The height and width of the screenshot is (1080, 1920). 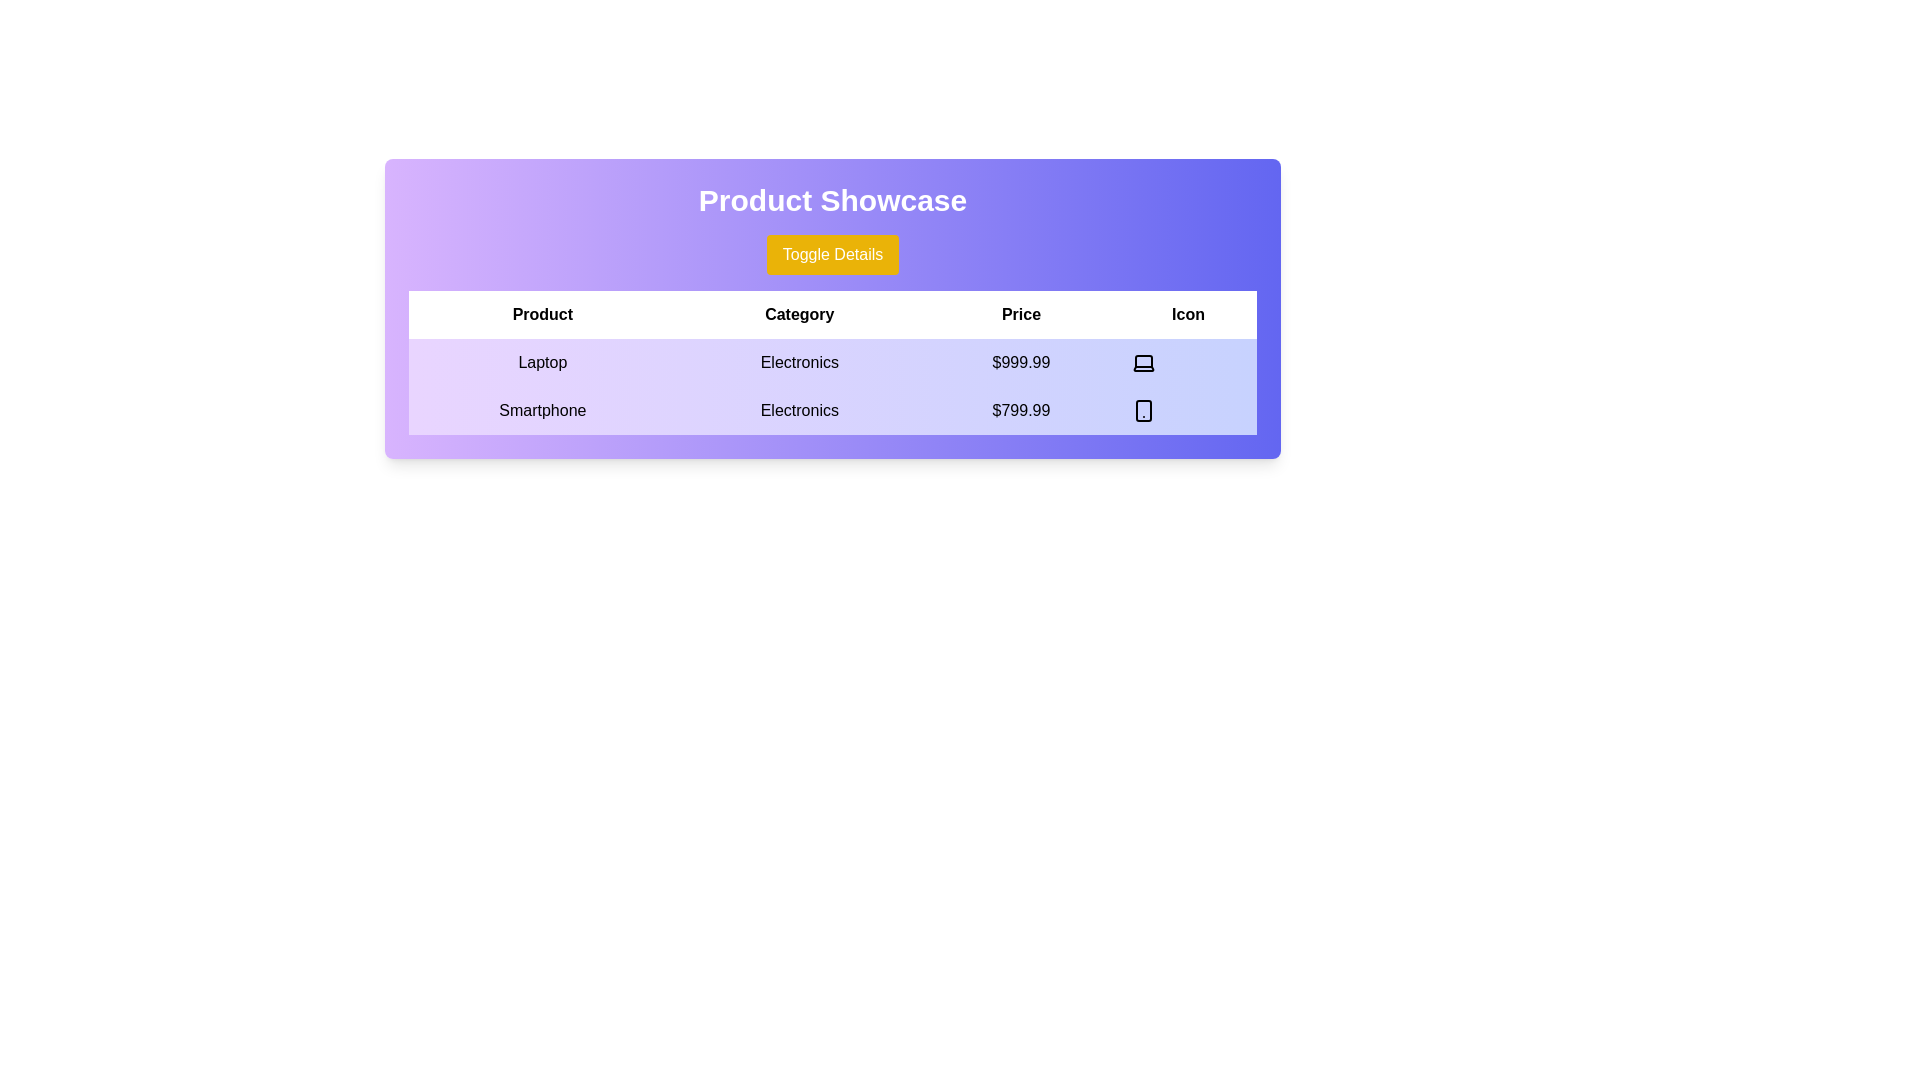 I want to click on the first icon in the 'Icon' column that represents the product category 'Laptop', so click(x=1143, y=362).